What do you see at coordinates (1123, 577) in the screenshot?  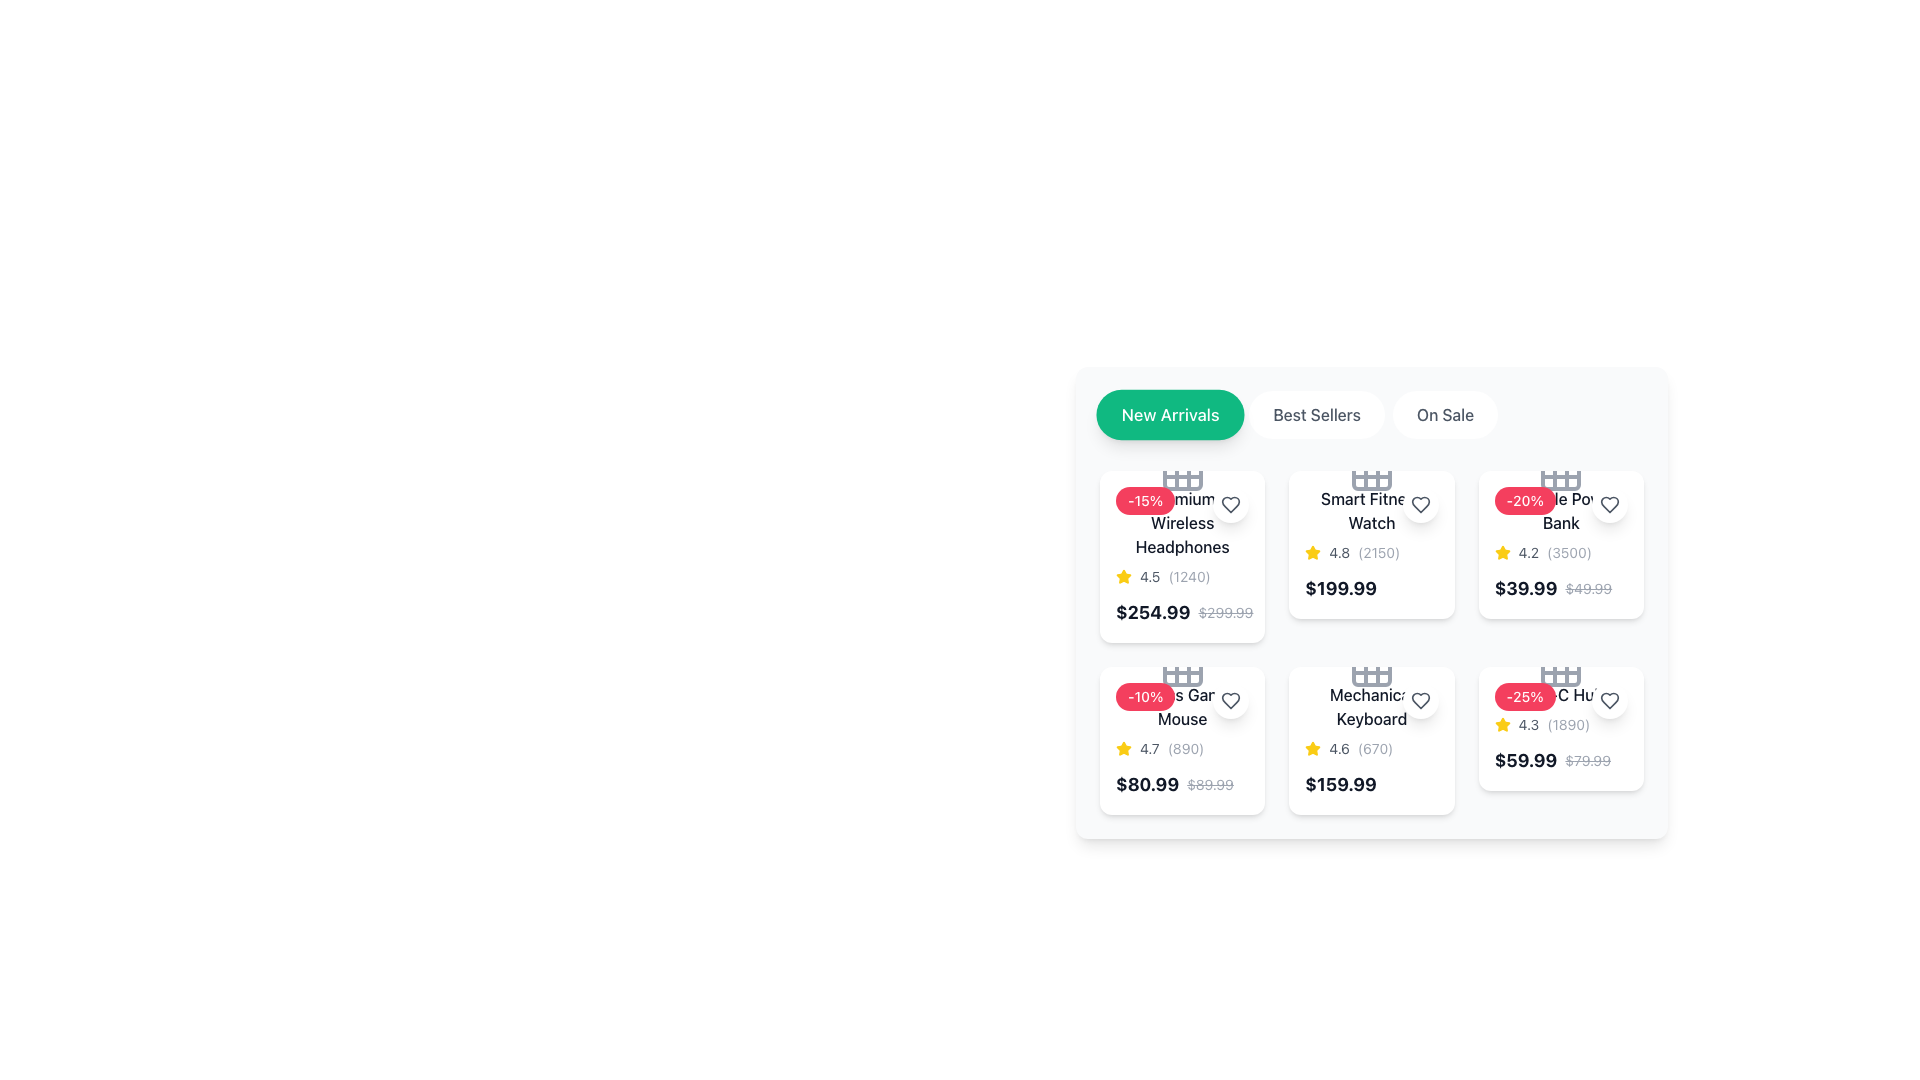 I see `the yellow star icon that indicates a rating, located at the beginning of the rating section with a numerical rating of 4.5 and a review count of 1240` at bounding box center [1123, 577].